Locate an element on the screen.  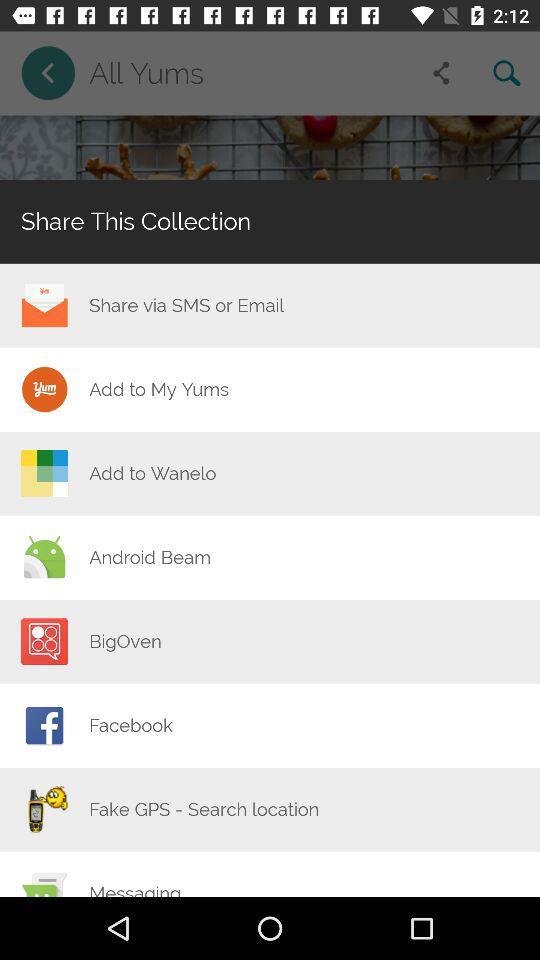
the share via sms item is located at coordinates (186, 305).